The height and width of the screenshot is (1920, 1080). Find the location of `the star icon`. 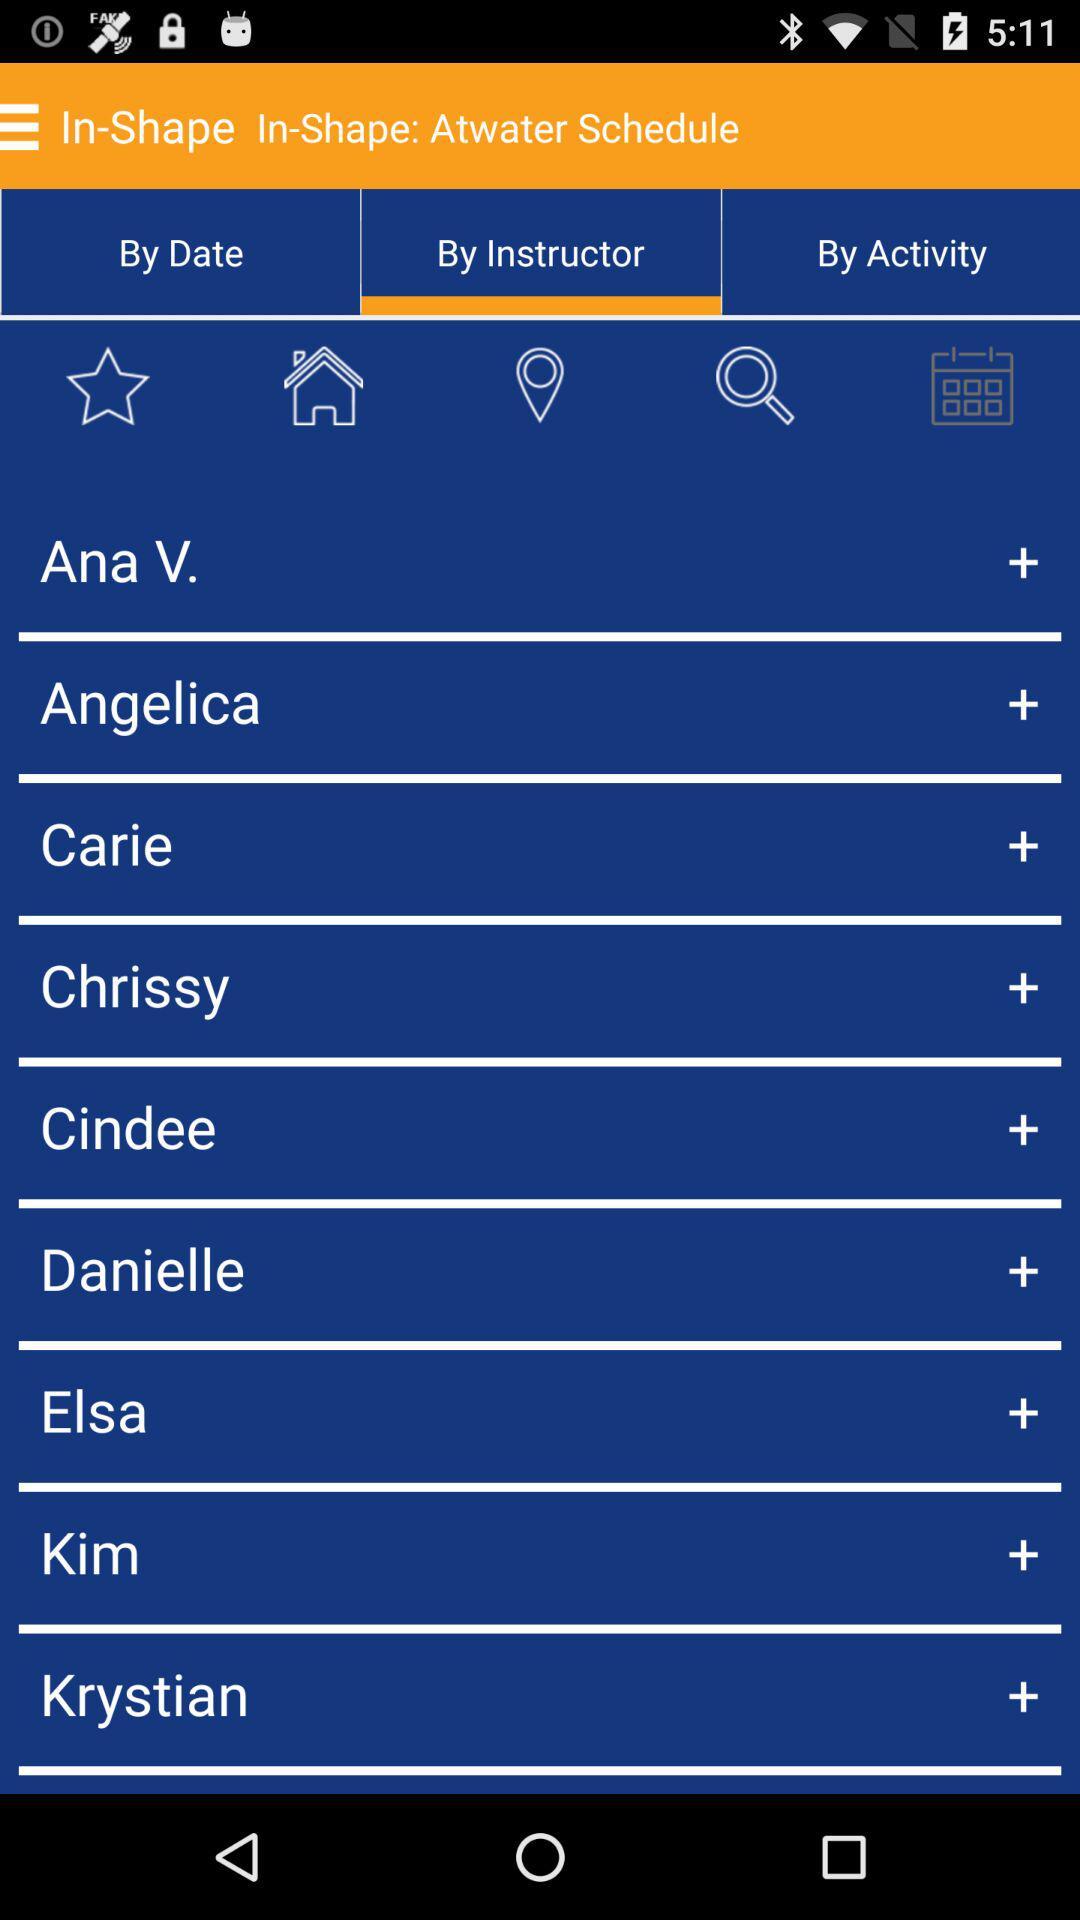

the star icon is located at coordinates (108, 411).